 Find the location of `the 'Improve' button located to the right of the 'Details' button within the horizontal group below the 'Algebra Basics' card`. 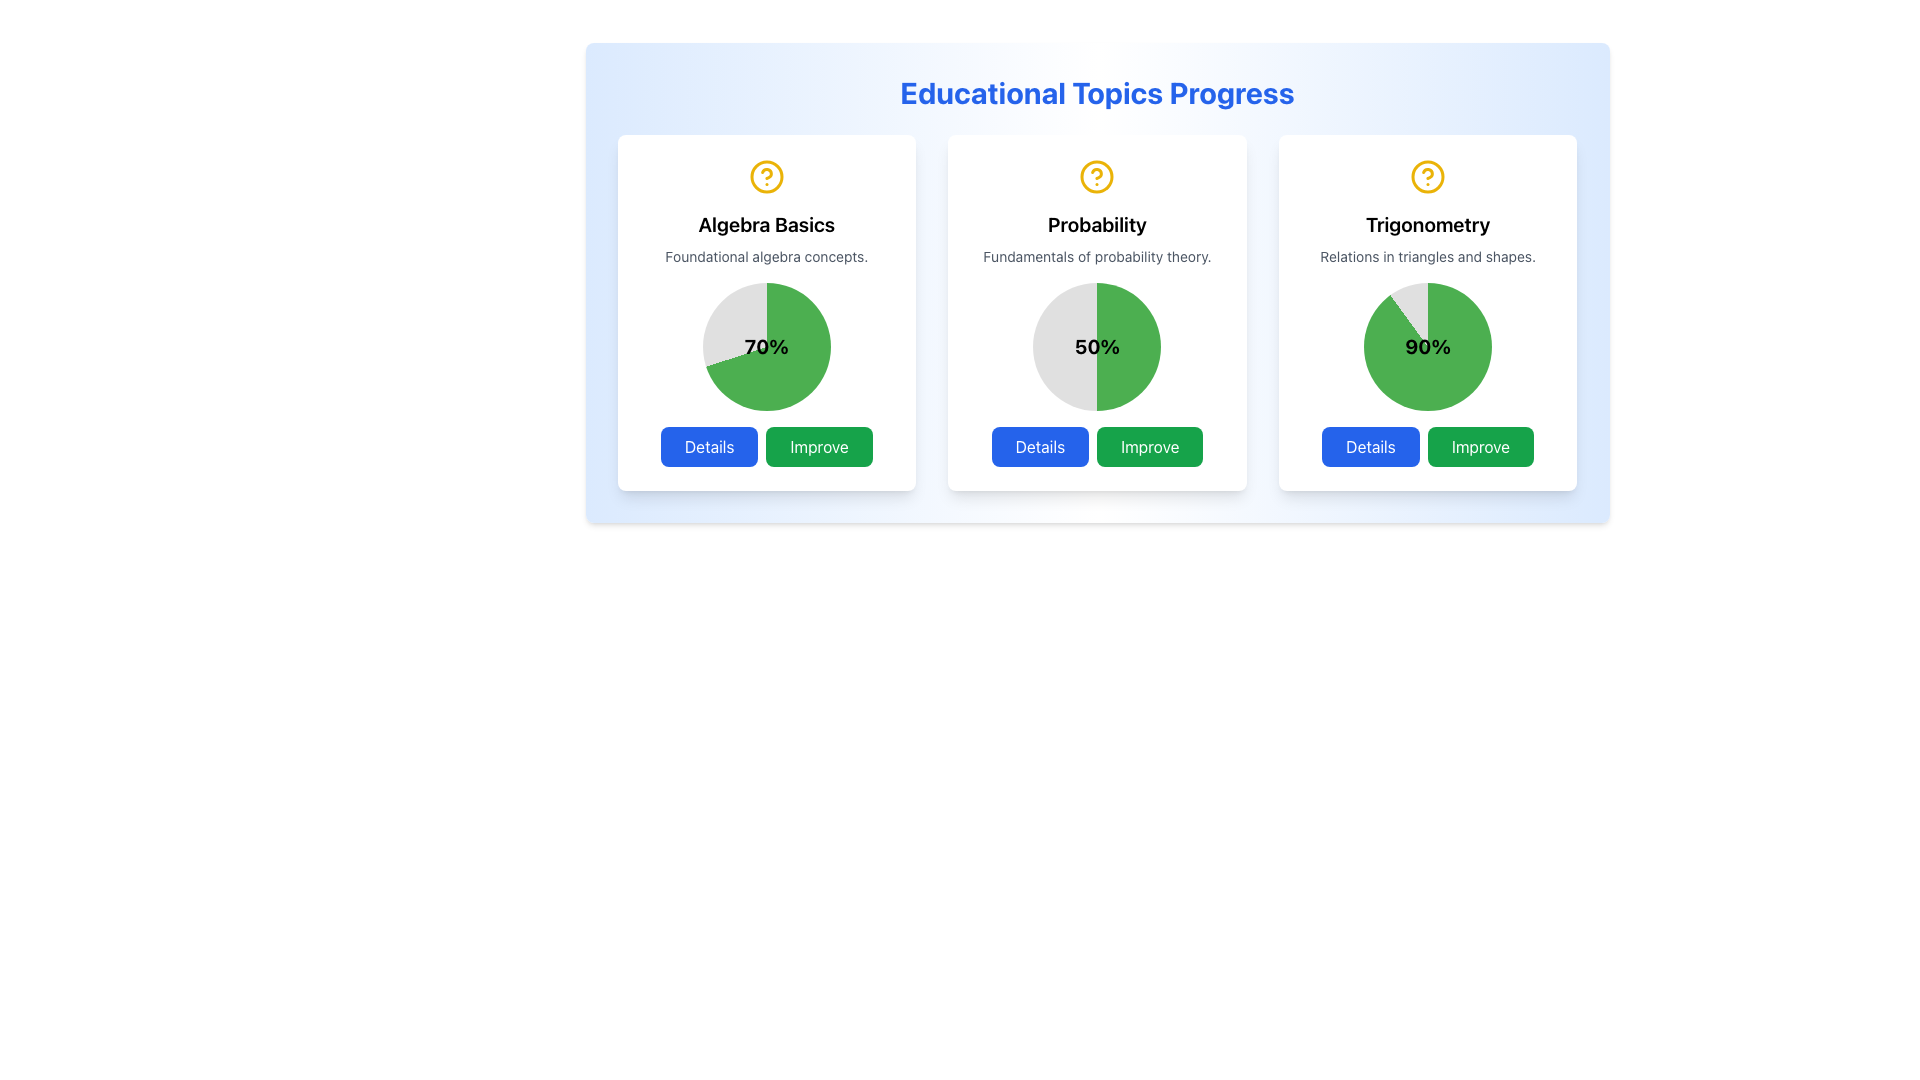

the 'Improve' button located to the right of the 'Details' button within the horizontal group below the 'Algebra Basics' card is located at coordinates (819, 446).